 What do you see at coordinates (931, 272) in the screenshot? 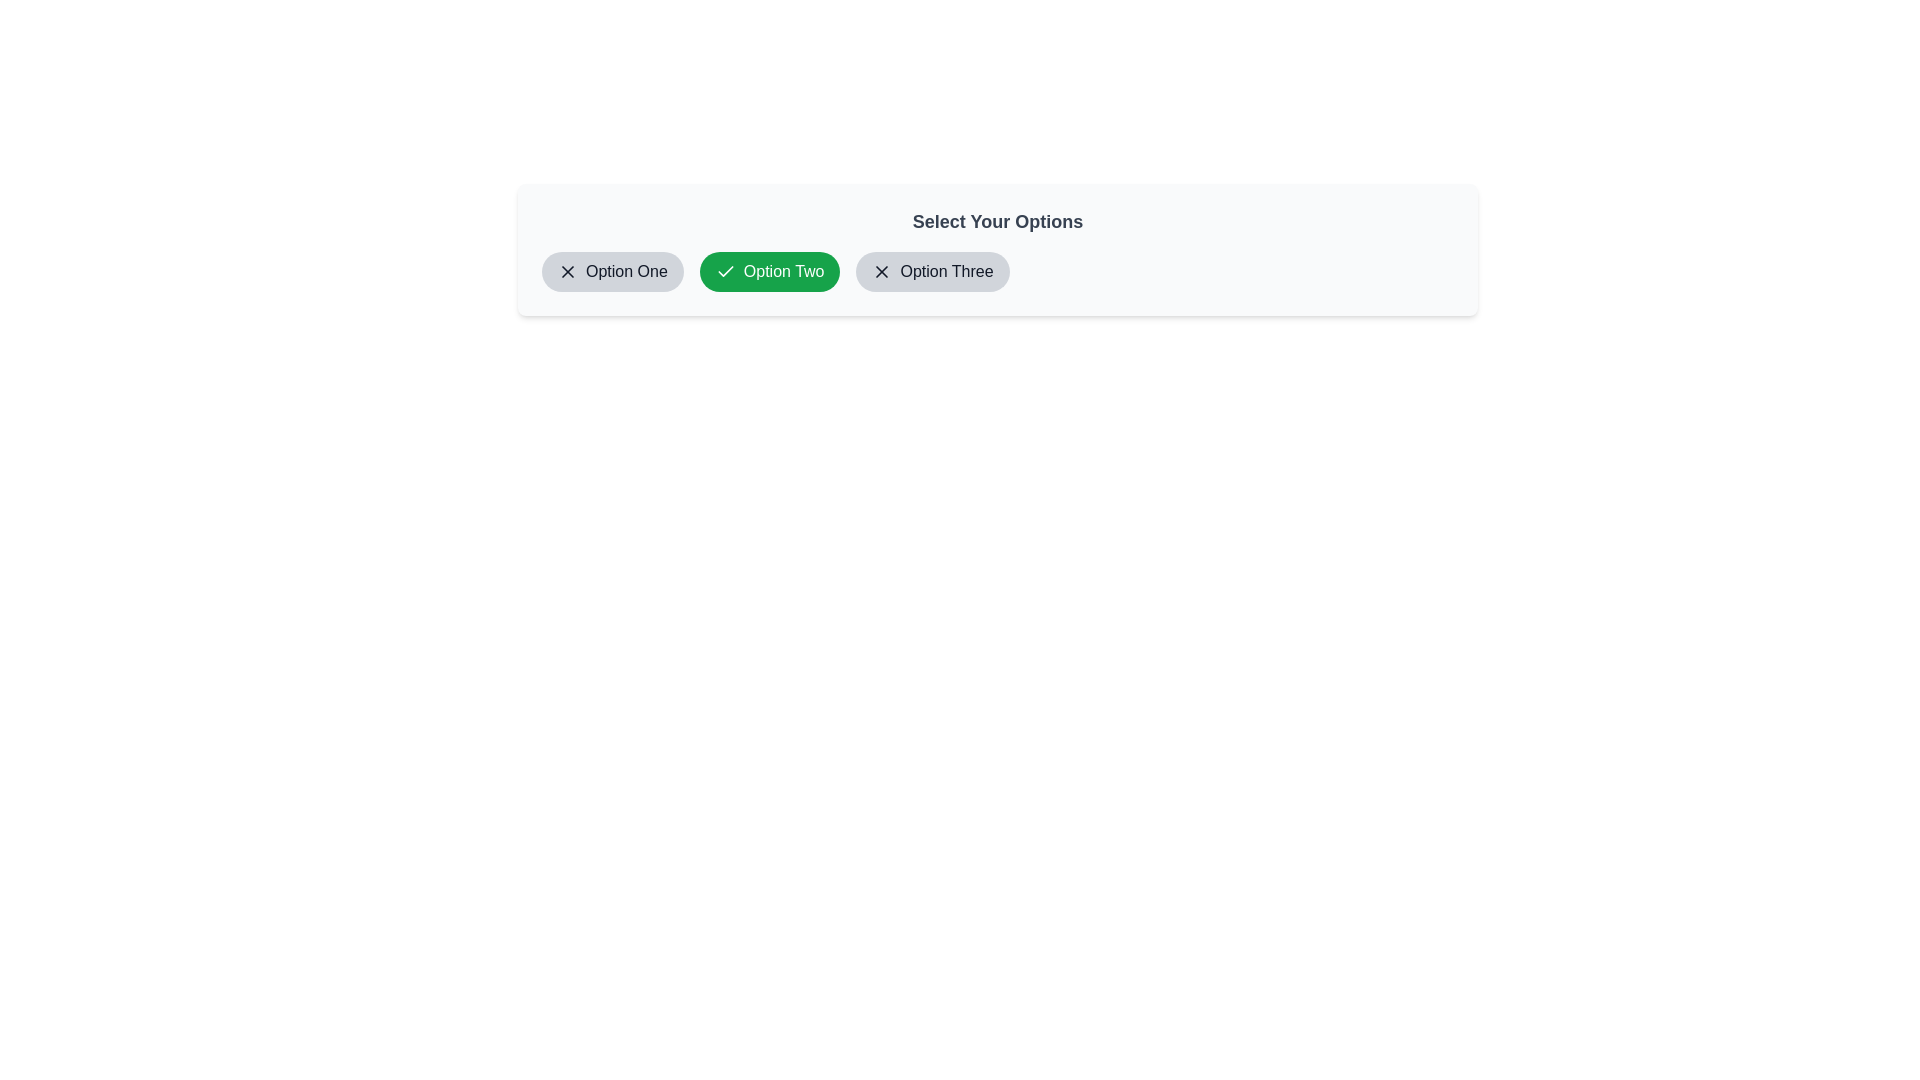
I see `the option Option Three by clicking its corresponding button` at bounding box center [931, 272].